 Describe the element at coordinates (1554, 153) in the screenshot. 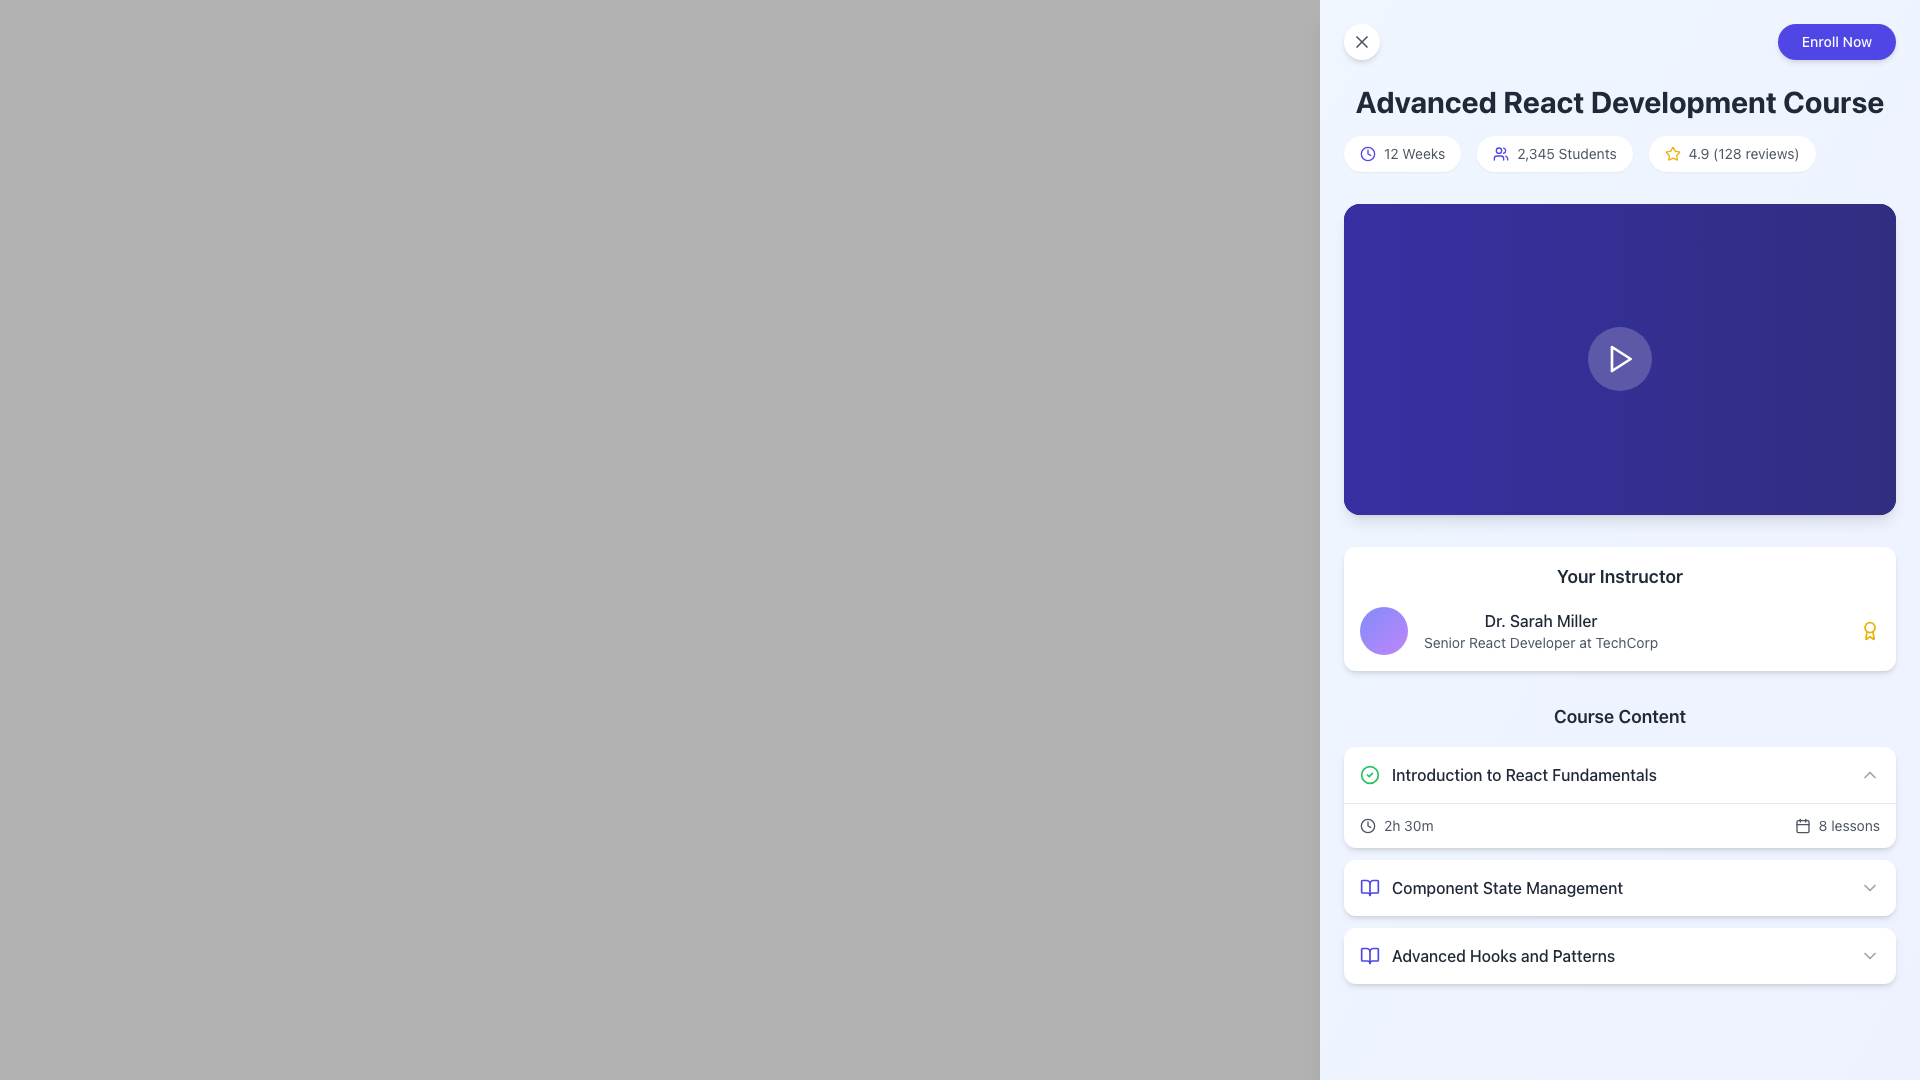

I see `the Informational badge displaying '2,345 Students', characterized by a white background, rounded corners, and an indigo icon of two user figures` at that location.